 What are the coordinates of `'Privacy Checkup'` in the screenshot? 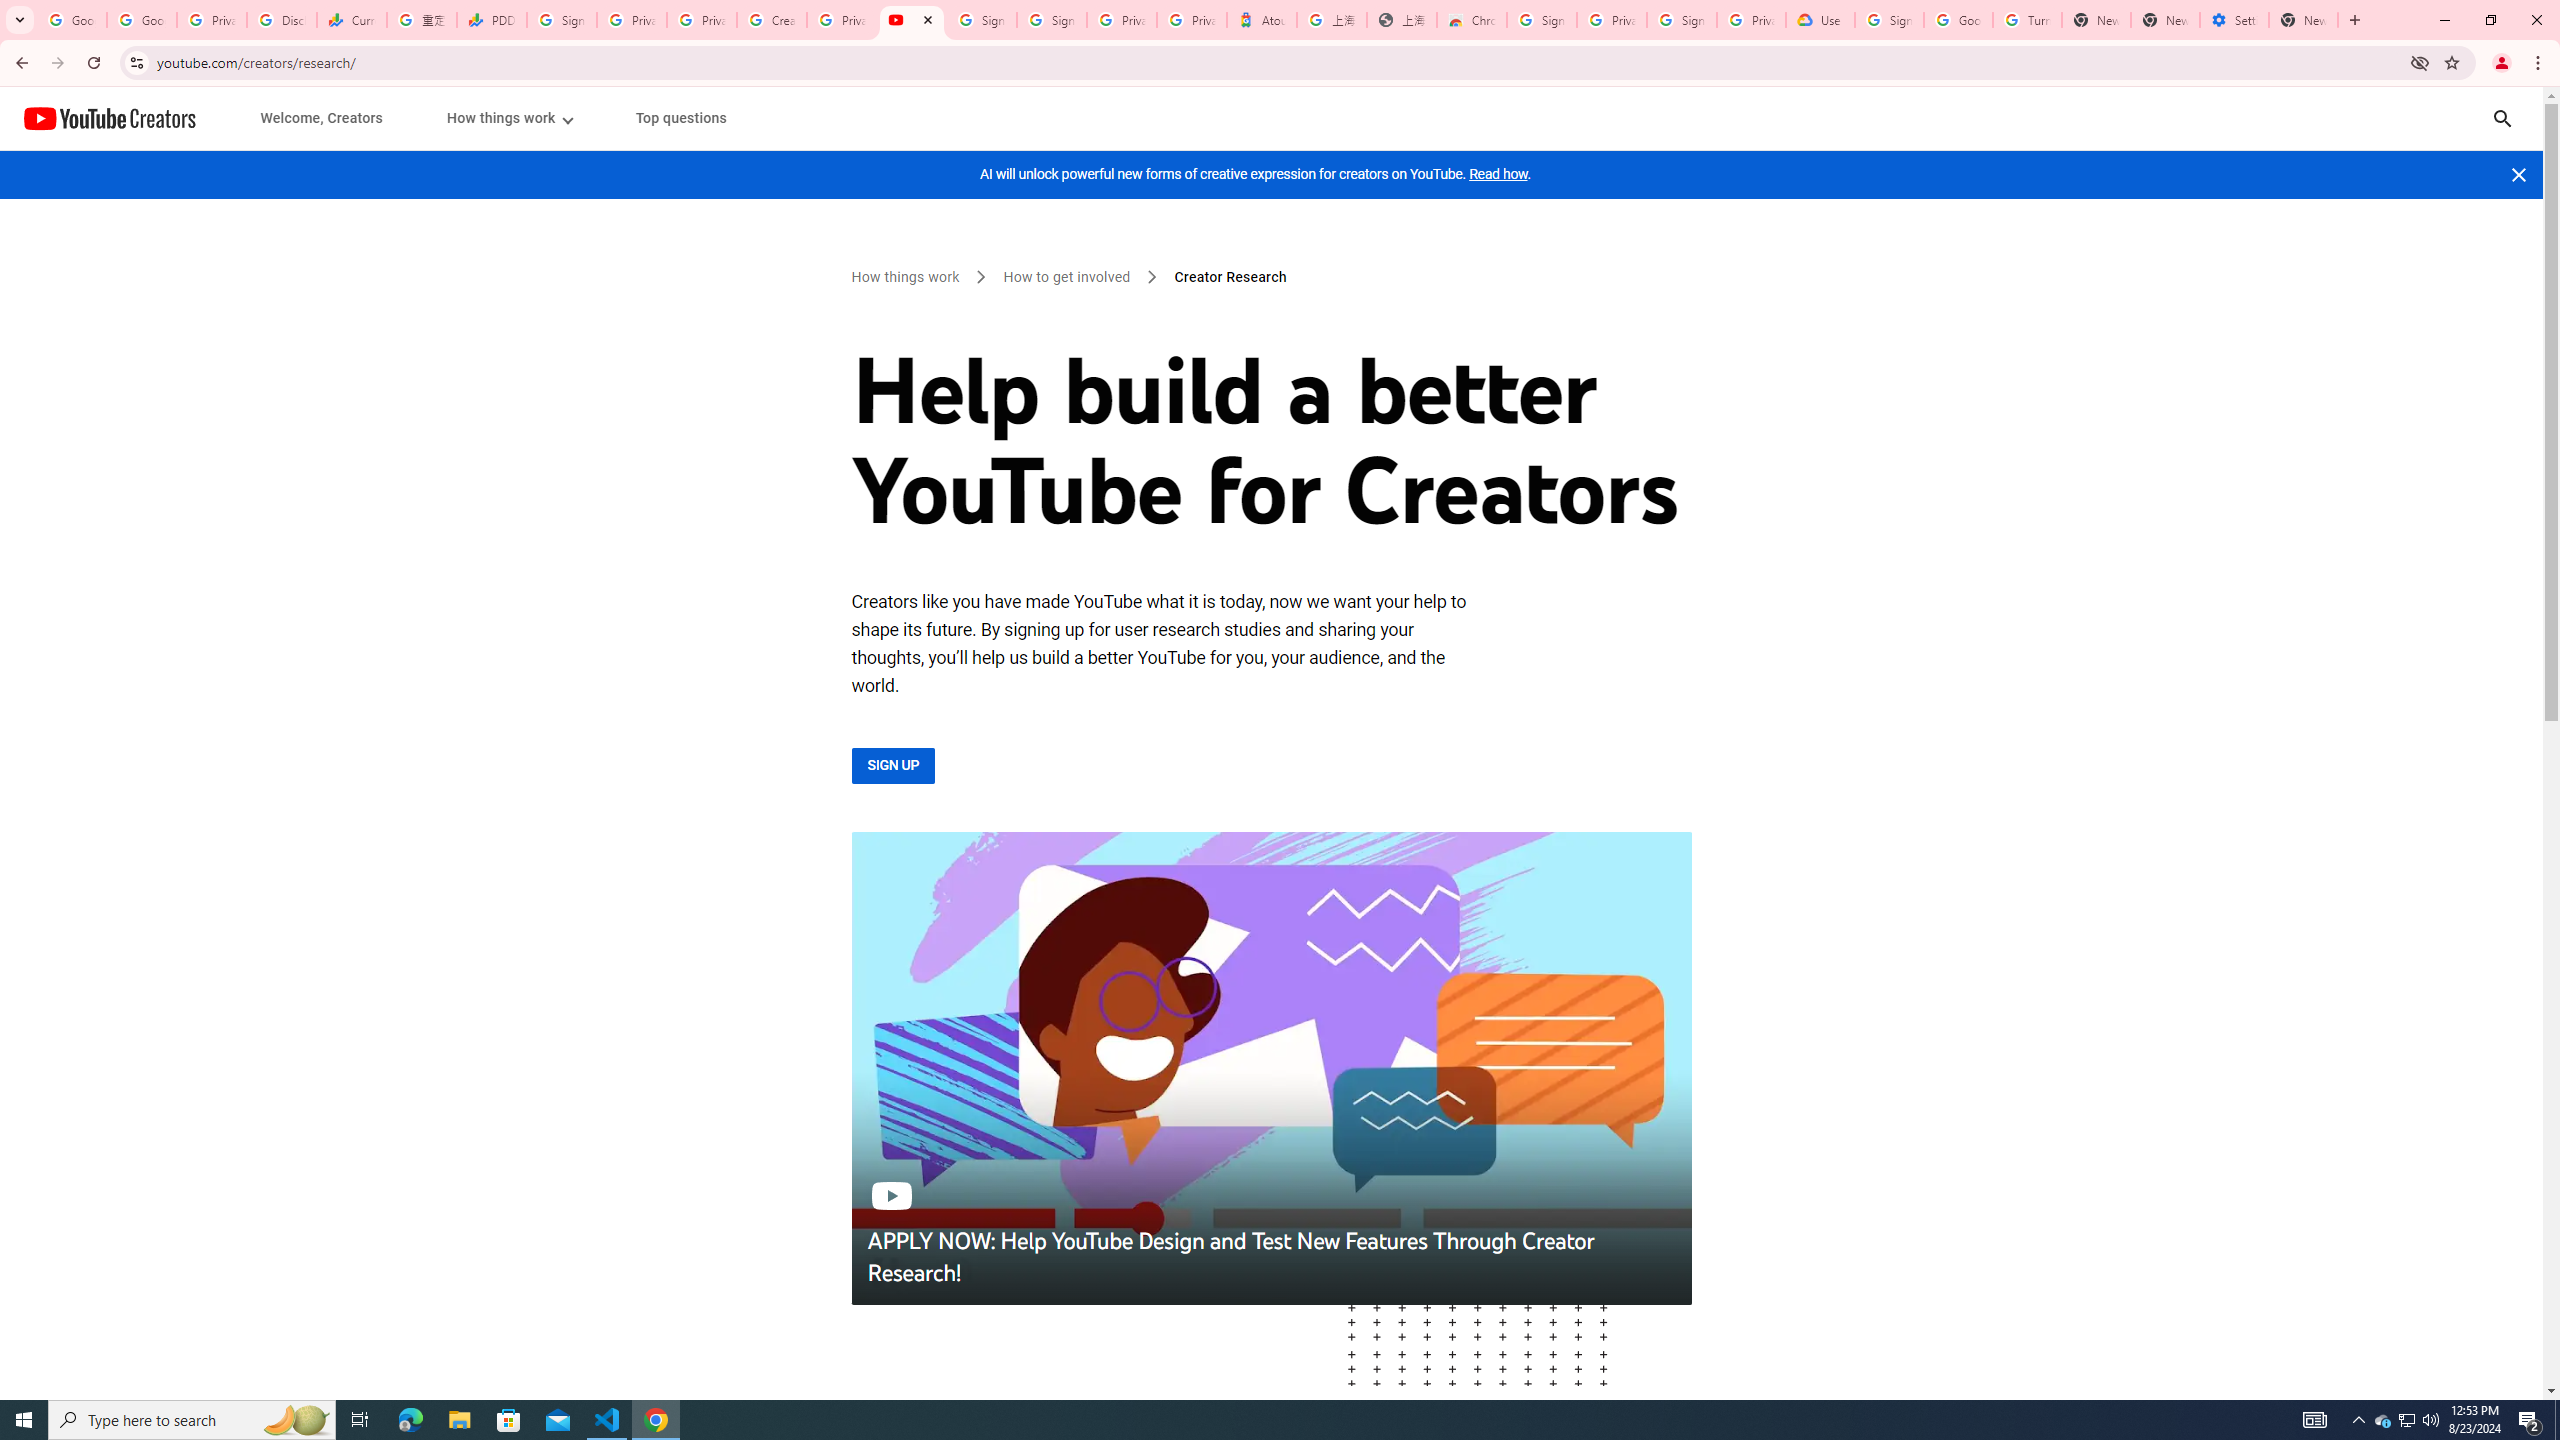 It's located at (701, 19).